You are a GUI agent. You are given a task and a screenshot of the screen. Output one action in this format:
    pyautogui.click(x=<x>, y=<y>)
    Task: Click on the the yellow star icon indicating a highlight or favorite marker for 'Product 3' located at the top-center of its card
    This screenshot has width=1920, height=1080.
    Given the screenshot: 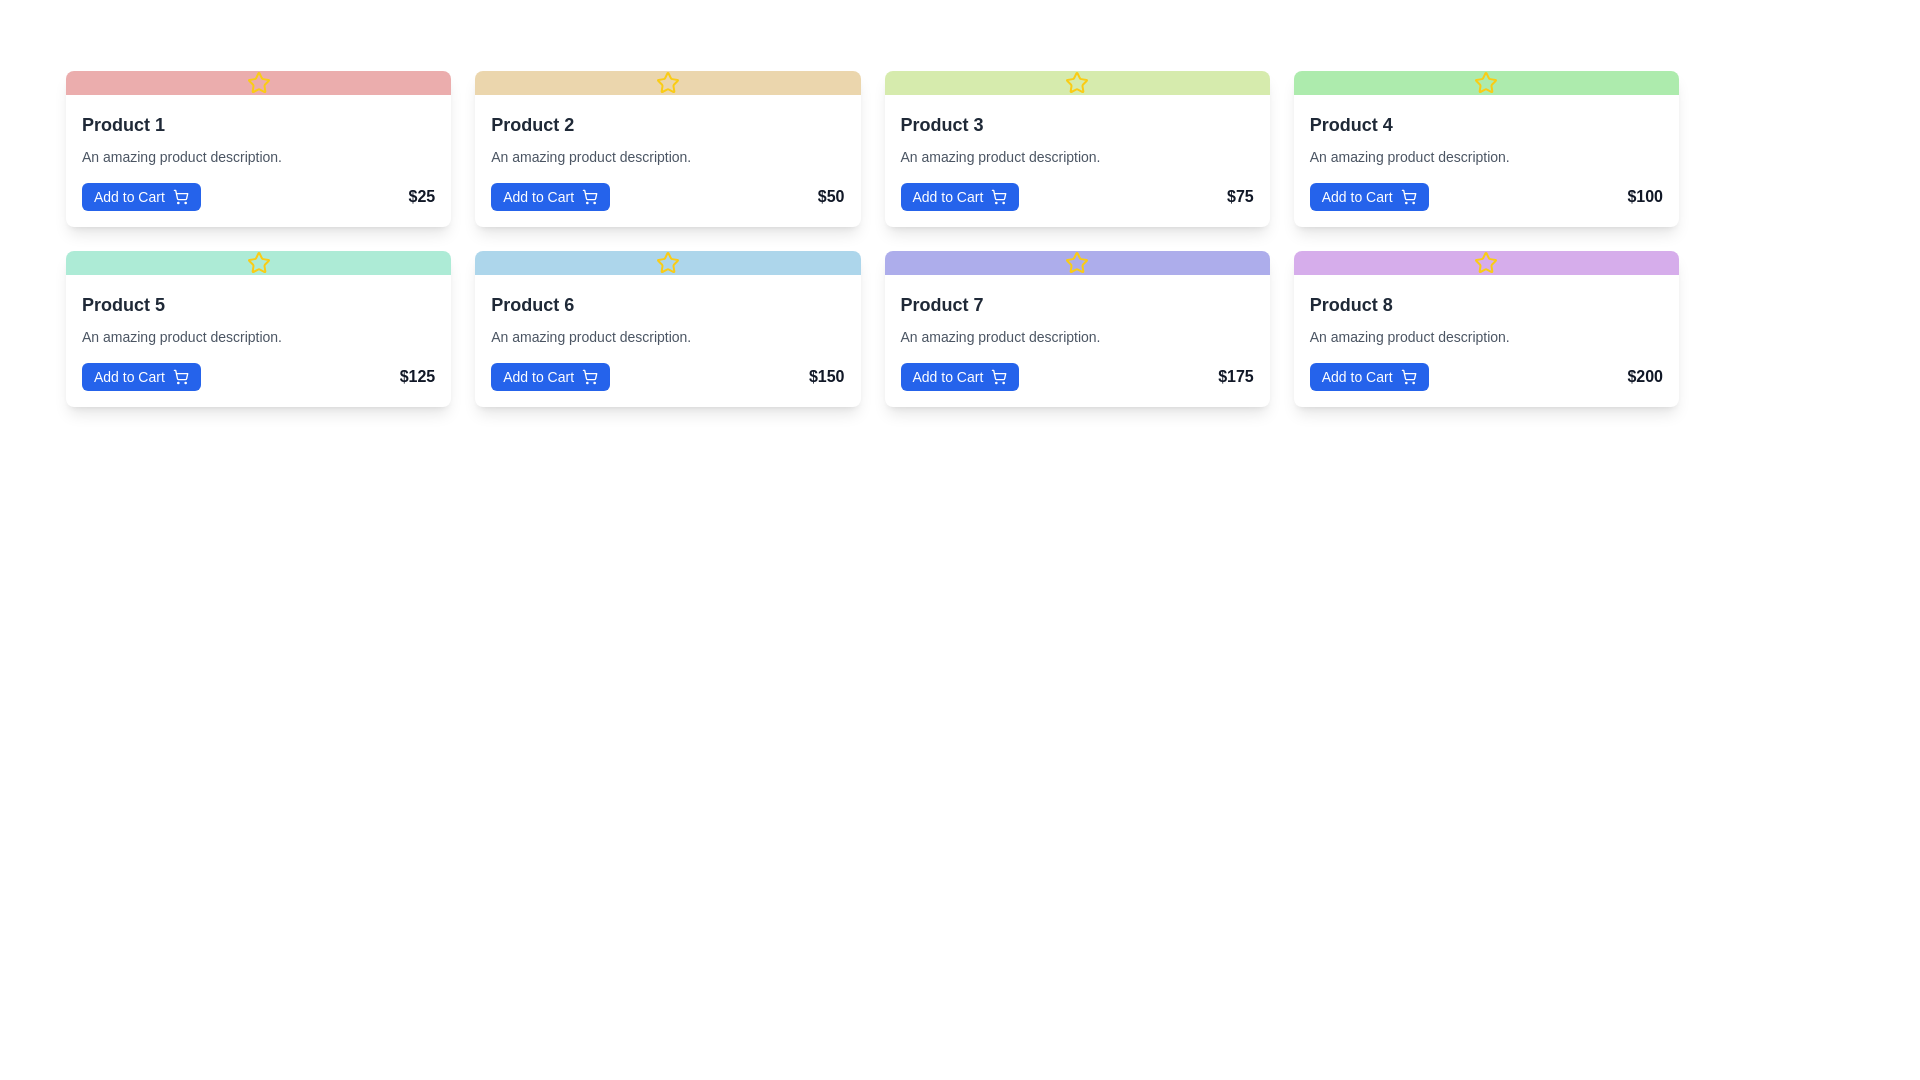 What is the action you would take?
    pyautogui.click(x=1076, y=81)
    